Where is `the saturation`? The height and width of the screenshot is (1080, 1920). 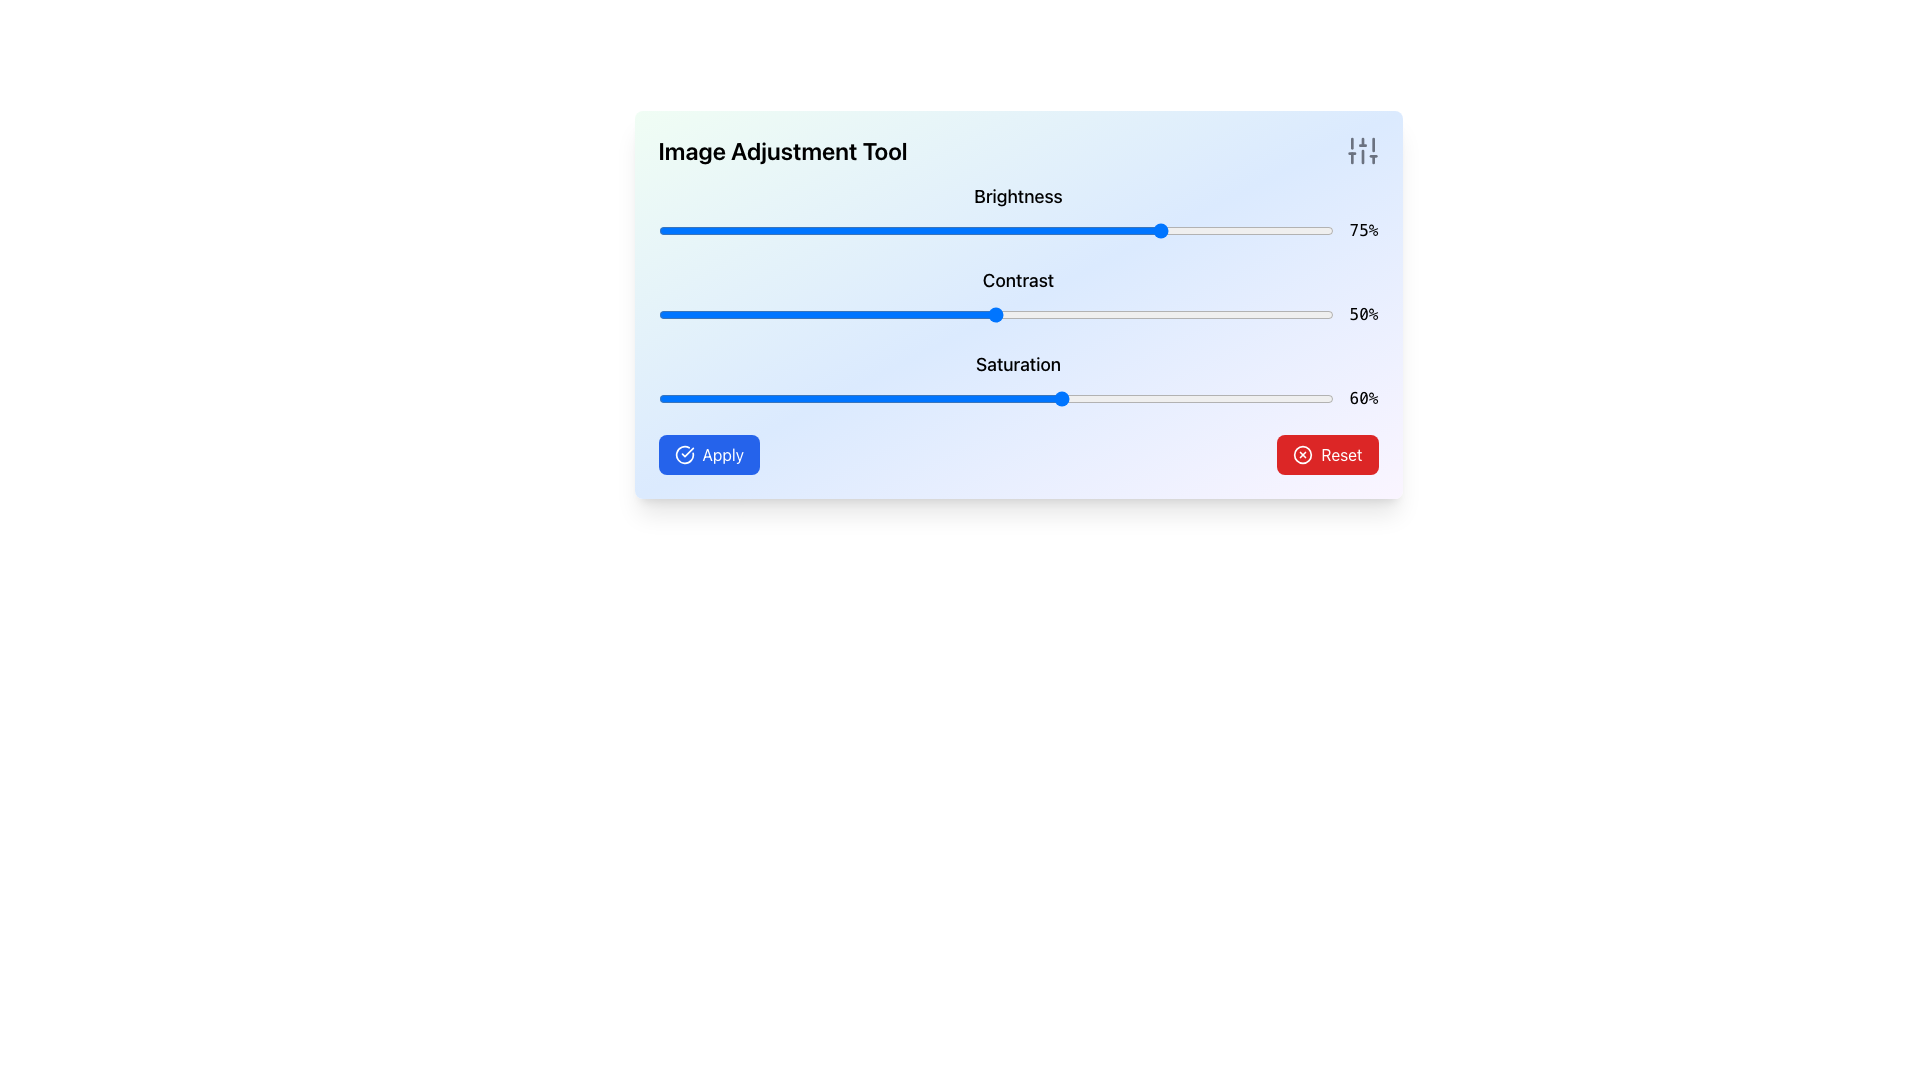 the saturation is located at coordinates (665, 398).